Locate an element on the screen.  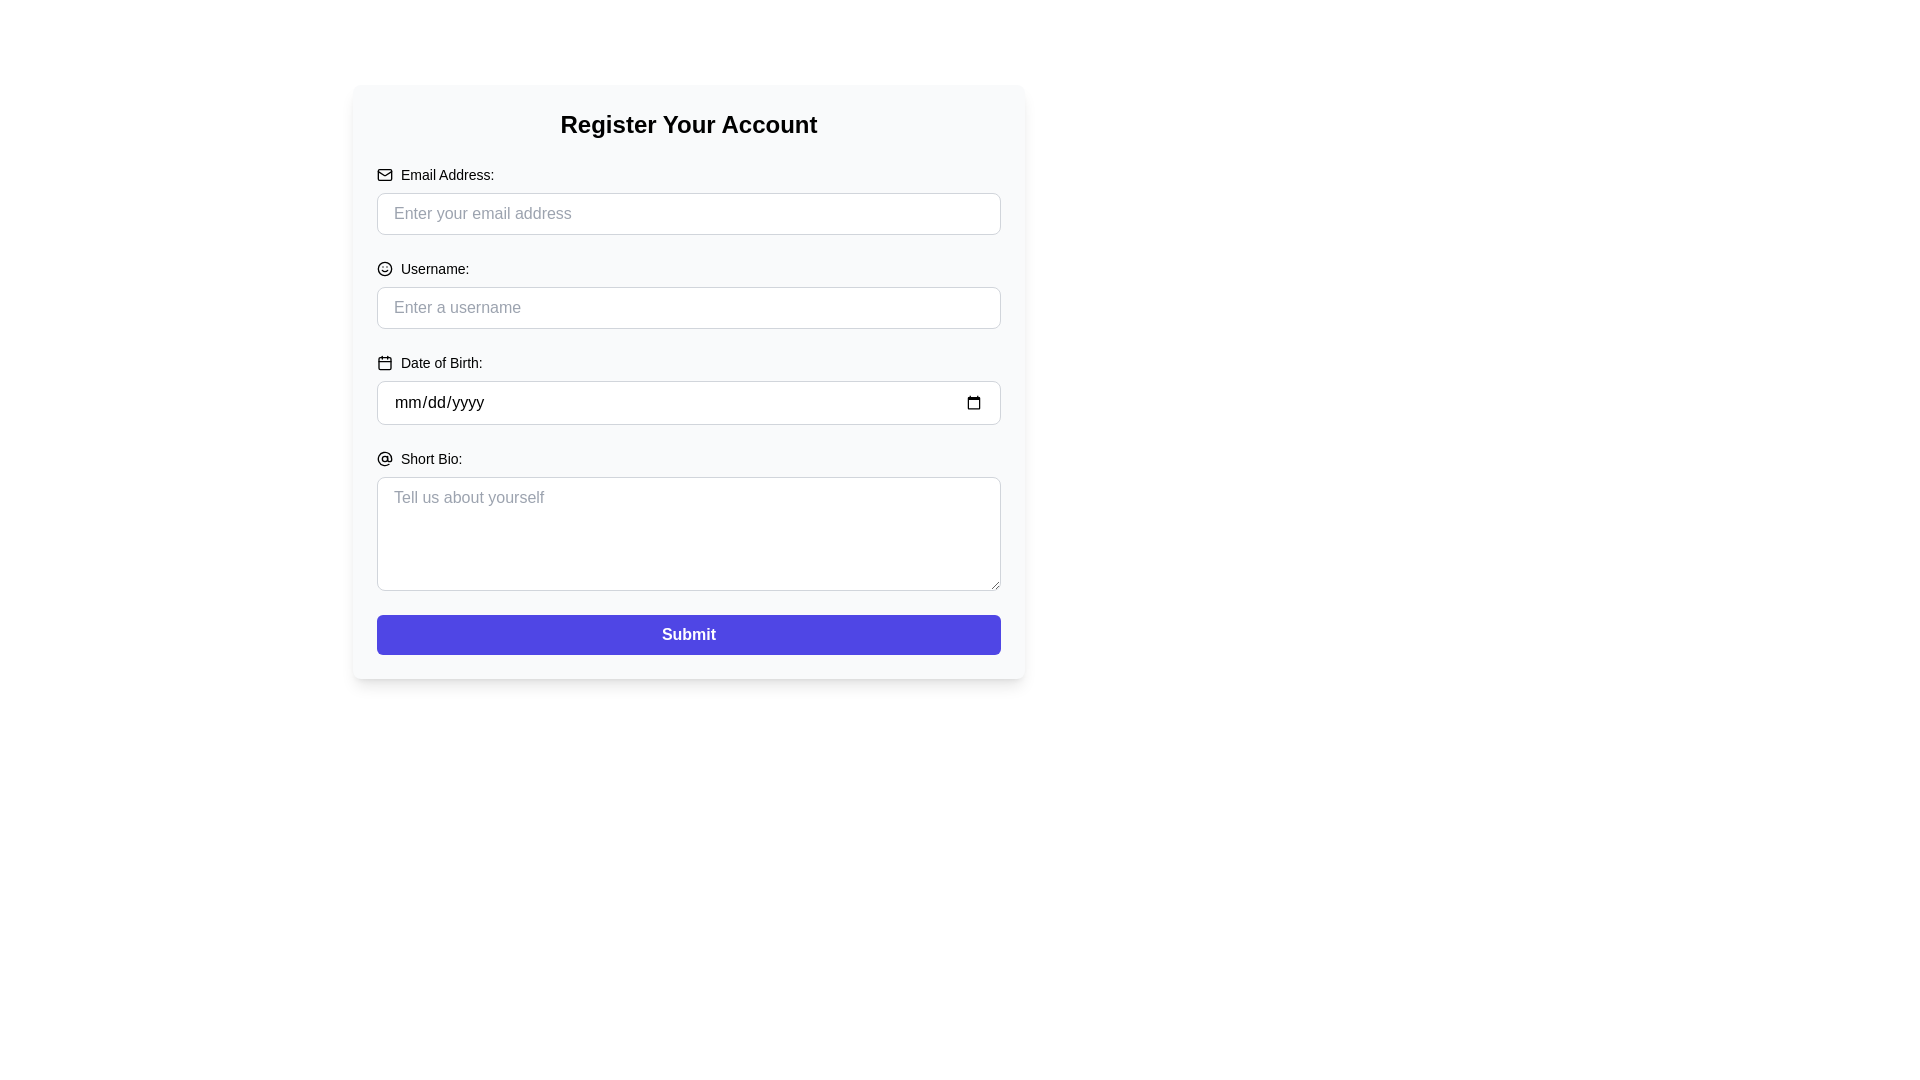
the submit button located below the 'Short Bio' text area is located at coordinates (689, 635).